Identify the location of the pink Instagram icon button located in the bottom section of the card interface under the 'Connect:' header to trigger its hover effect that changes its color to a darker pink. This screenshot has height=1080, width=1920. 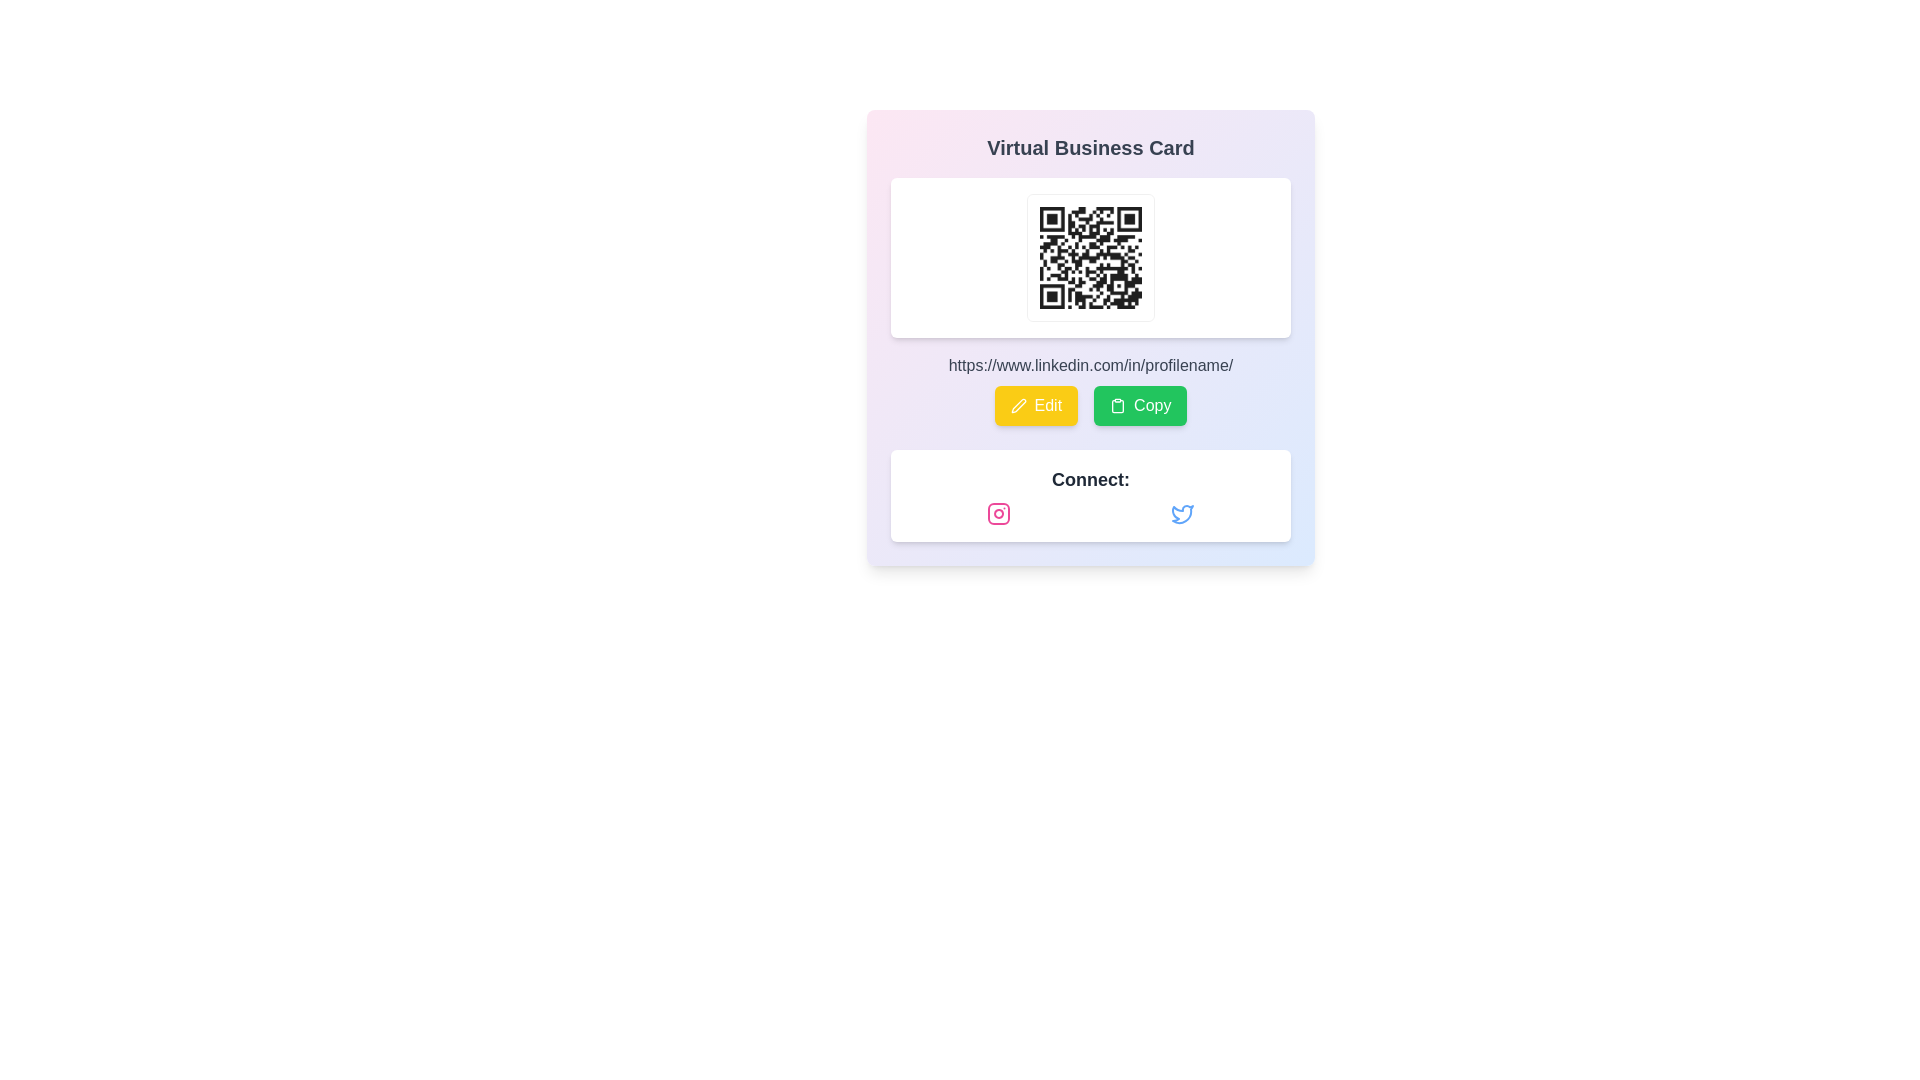
(998, 512).